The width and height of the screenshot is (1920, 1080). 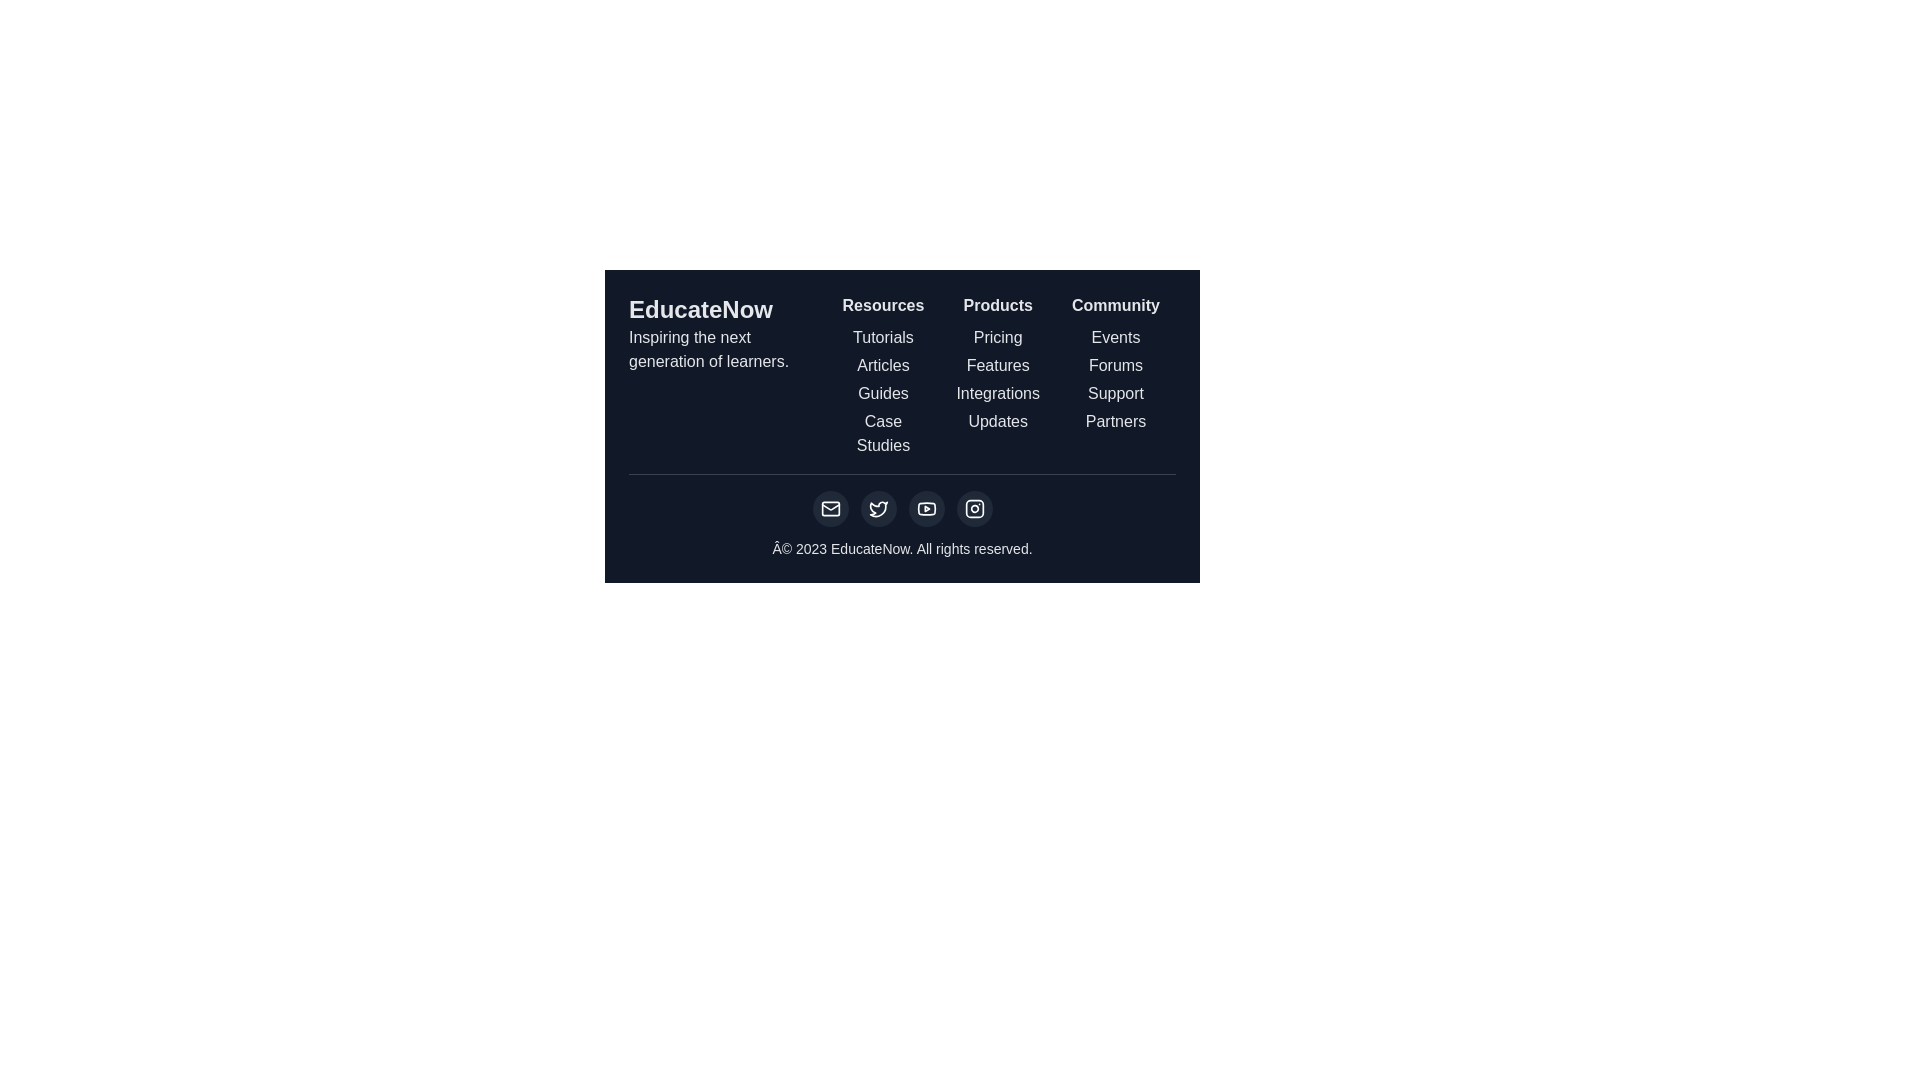 I want to click on 'Resources' category header text located at the top of the footer navigation panel, which organizes the subsequent items including 'Tutorials', 'Articles', 'Guides', and 'Case Studies', so click(x=882, y=305).